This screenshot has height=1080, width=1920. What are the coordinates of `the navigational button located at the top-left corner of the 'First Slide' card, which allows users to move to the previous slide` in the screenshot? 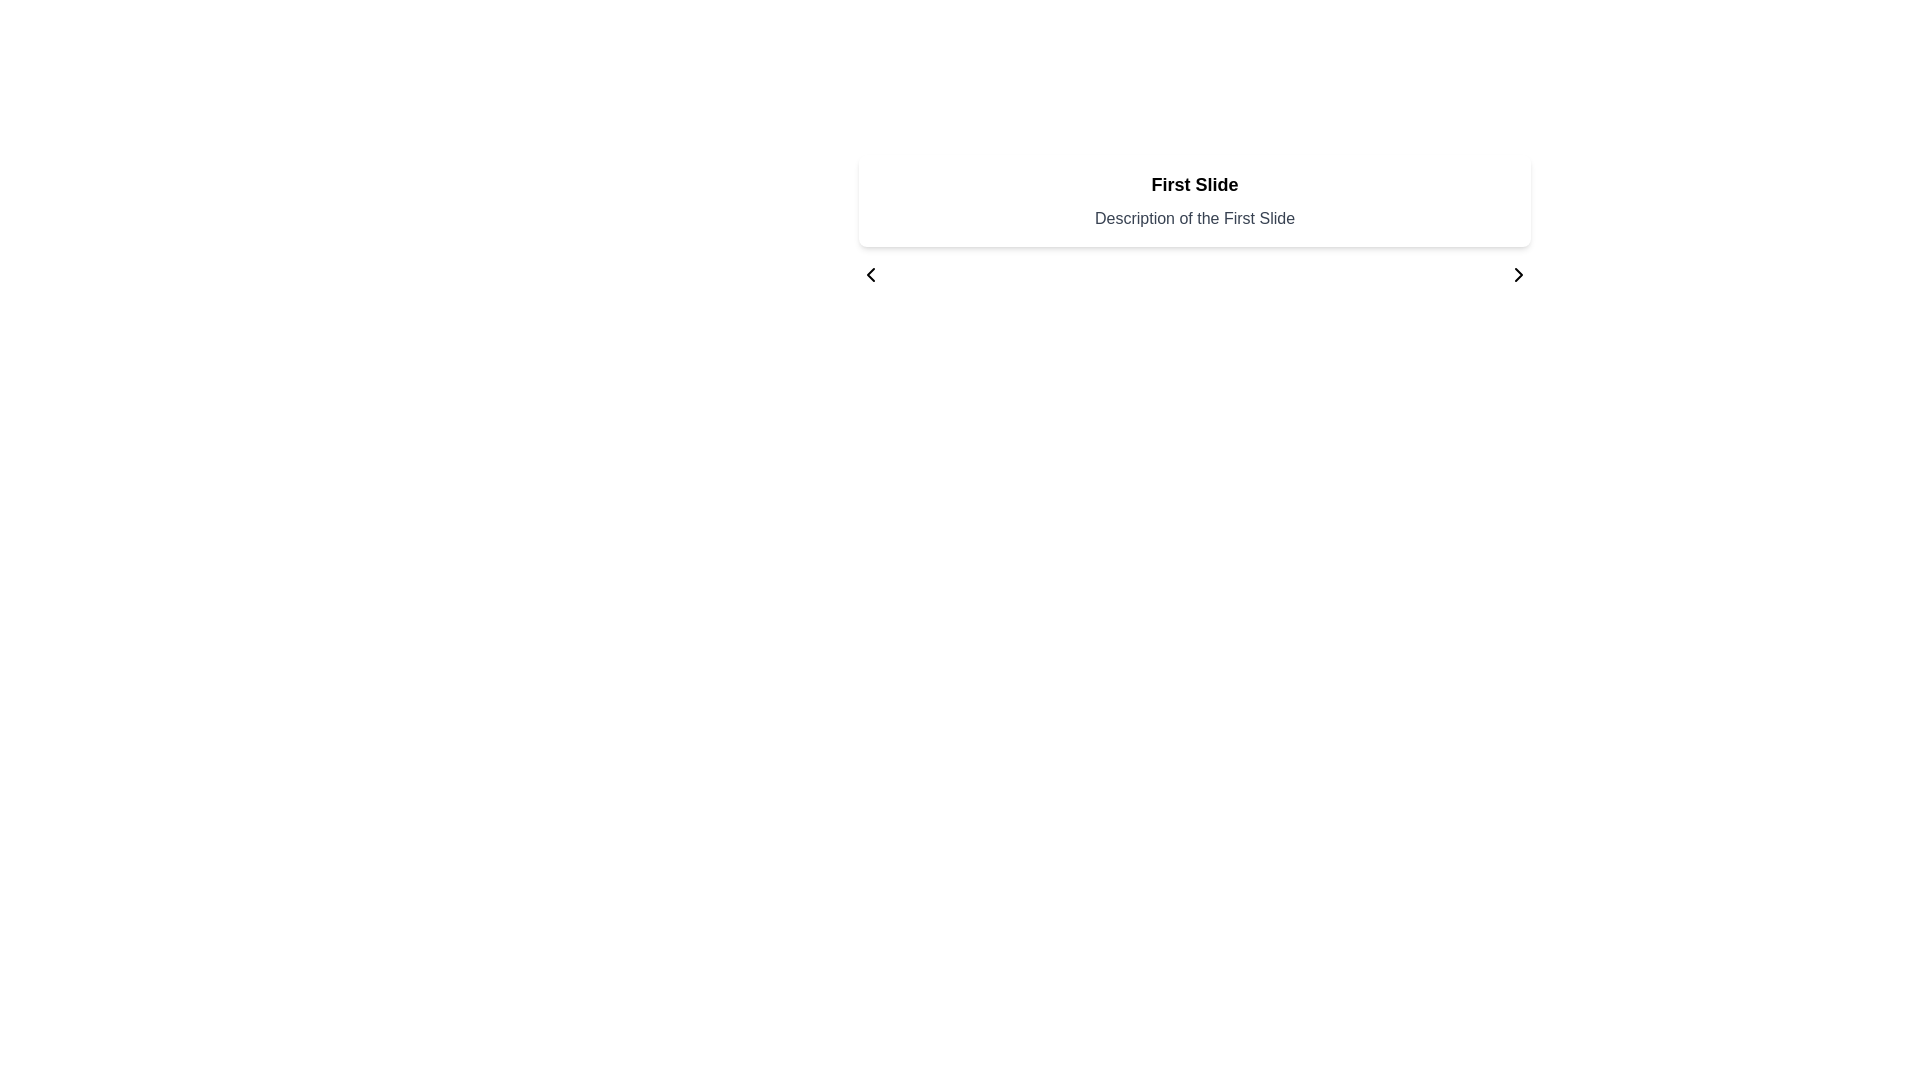 It's located at (870, 274).